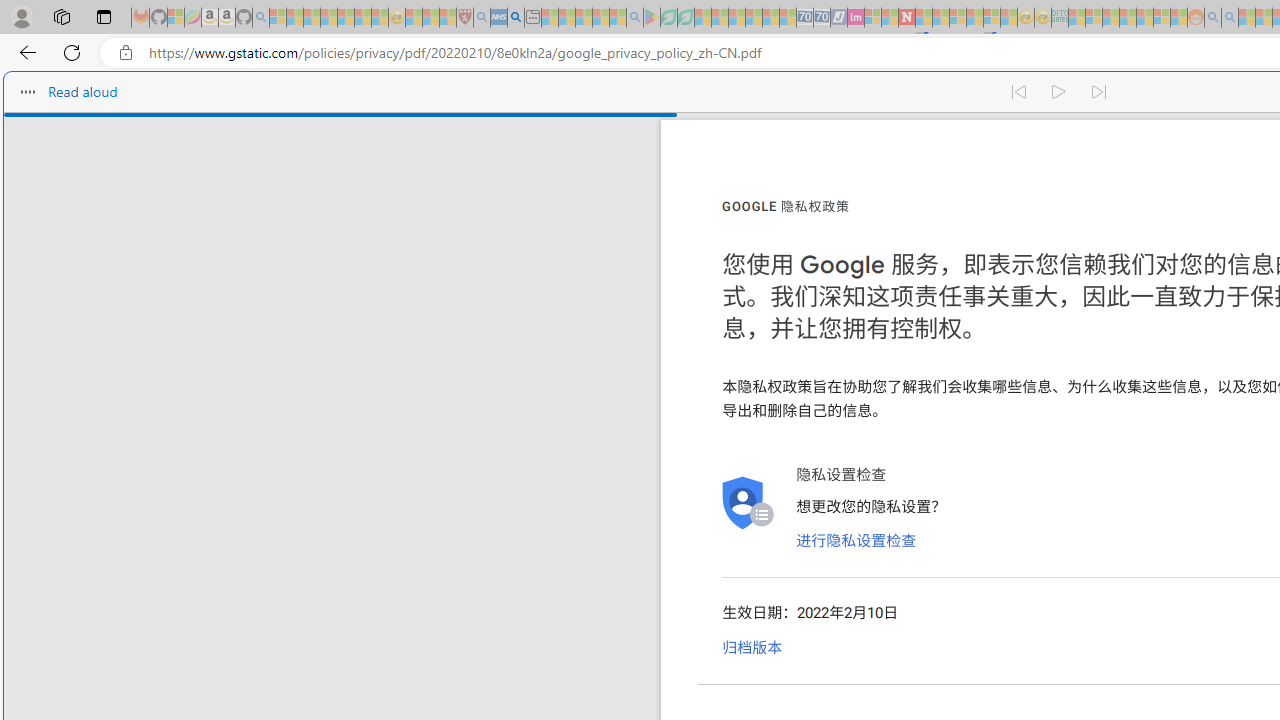 This screenshot has width=1280, height=720. What do you see at coordinates (176, 17) in the screenshot?
I see `'Microsoft-Report a Concern to Bing - Sleeping'` at bounding box center [176, 17].